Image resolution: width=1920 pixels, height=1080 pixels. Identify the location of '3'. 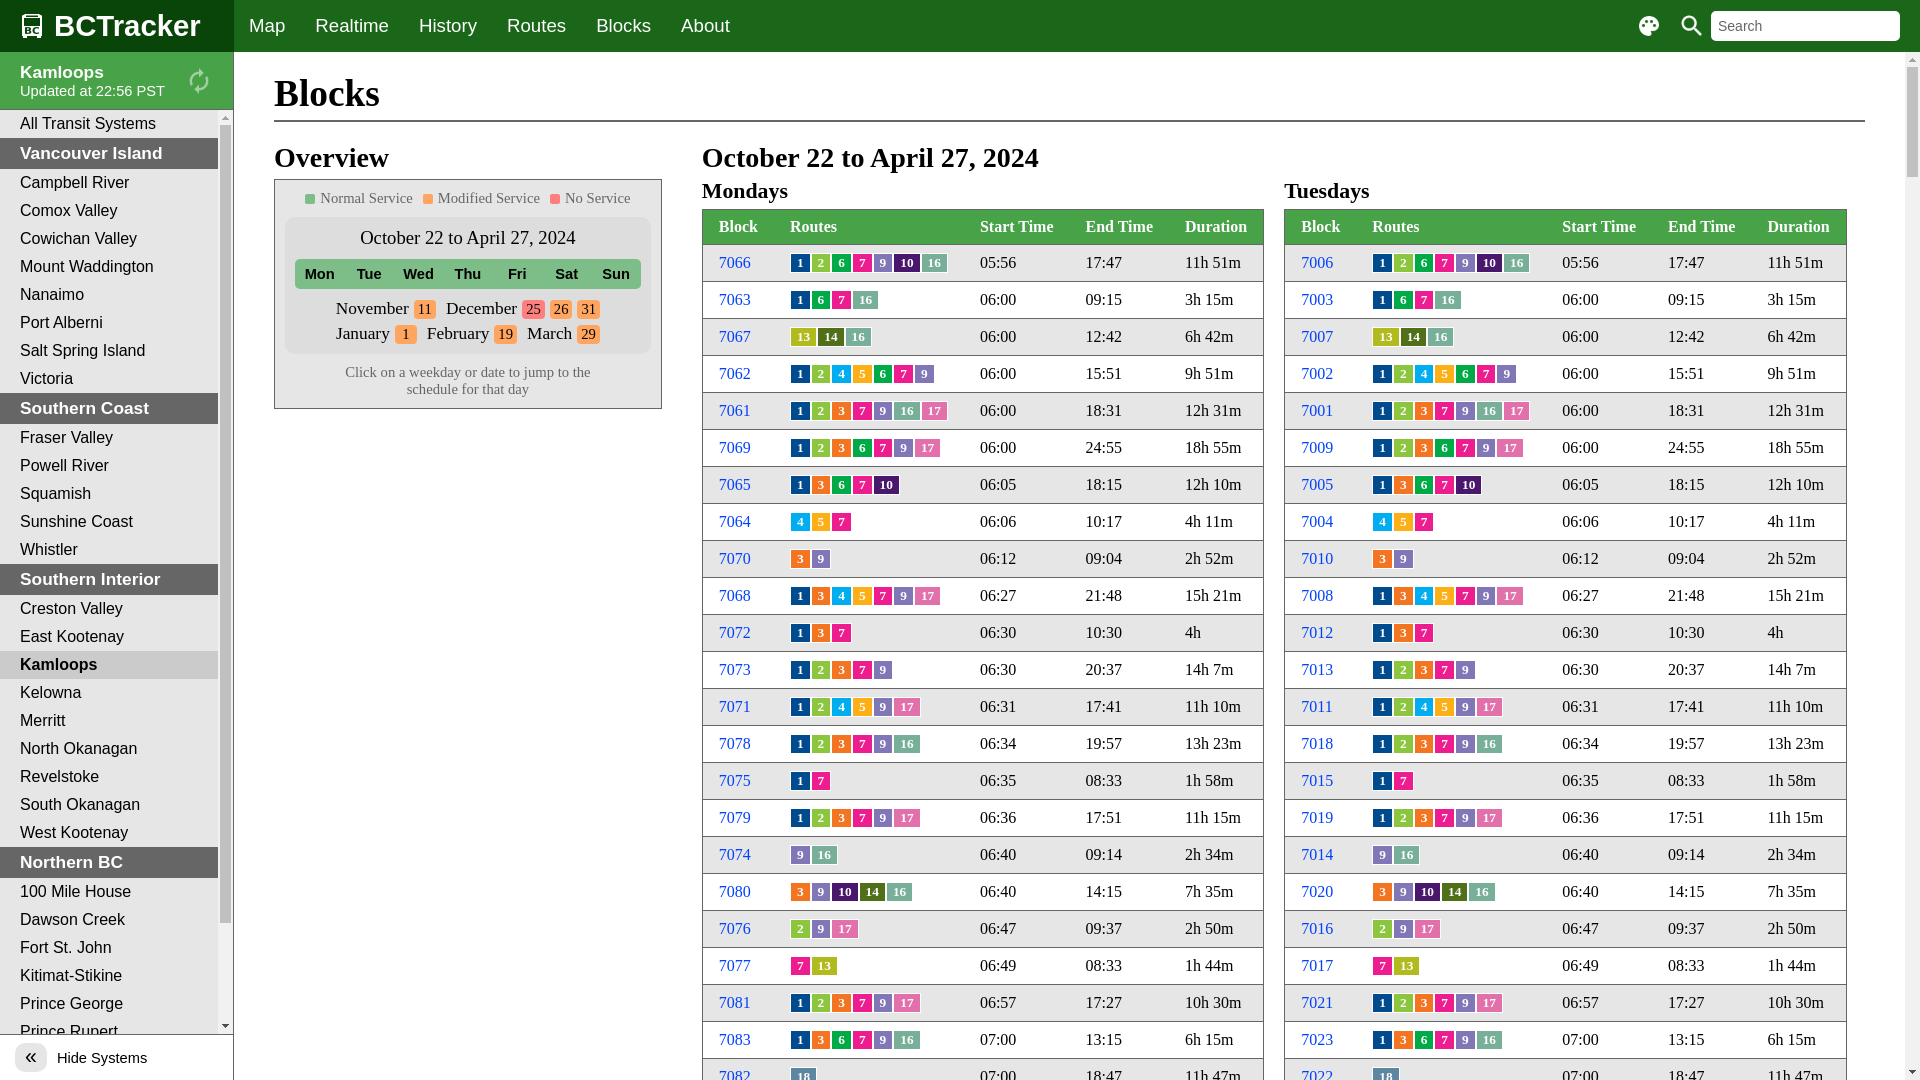
(830, 446).